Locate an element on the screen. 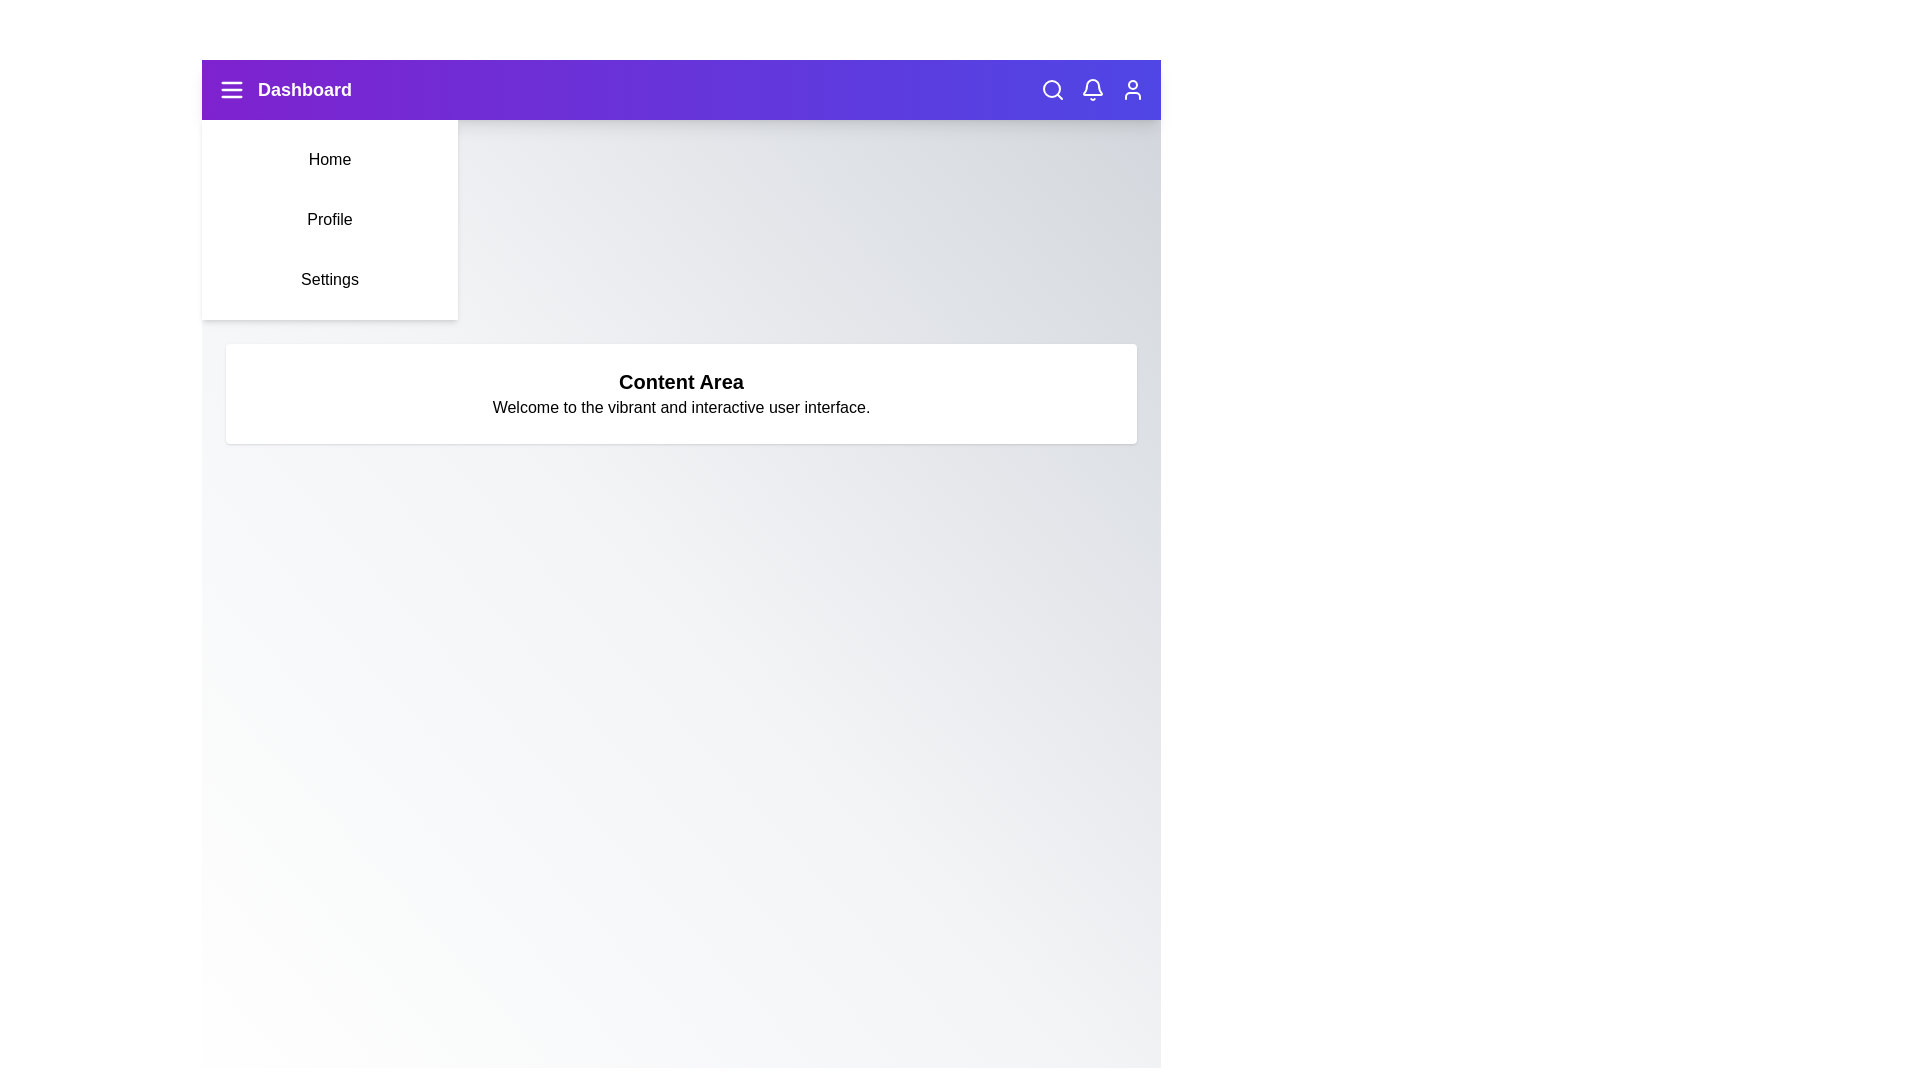 This screenshot has width=1920, height=1080. the navigation option Profile in the navigation bar is located at coordinates (330, 219).